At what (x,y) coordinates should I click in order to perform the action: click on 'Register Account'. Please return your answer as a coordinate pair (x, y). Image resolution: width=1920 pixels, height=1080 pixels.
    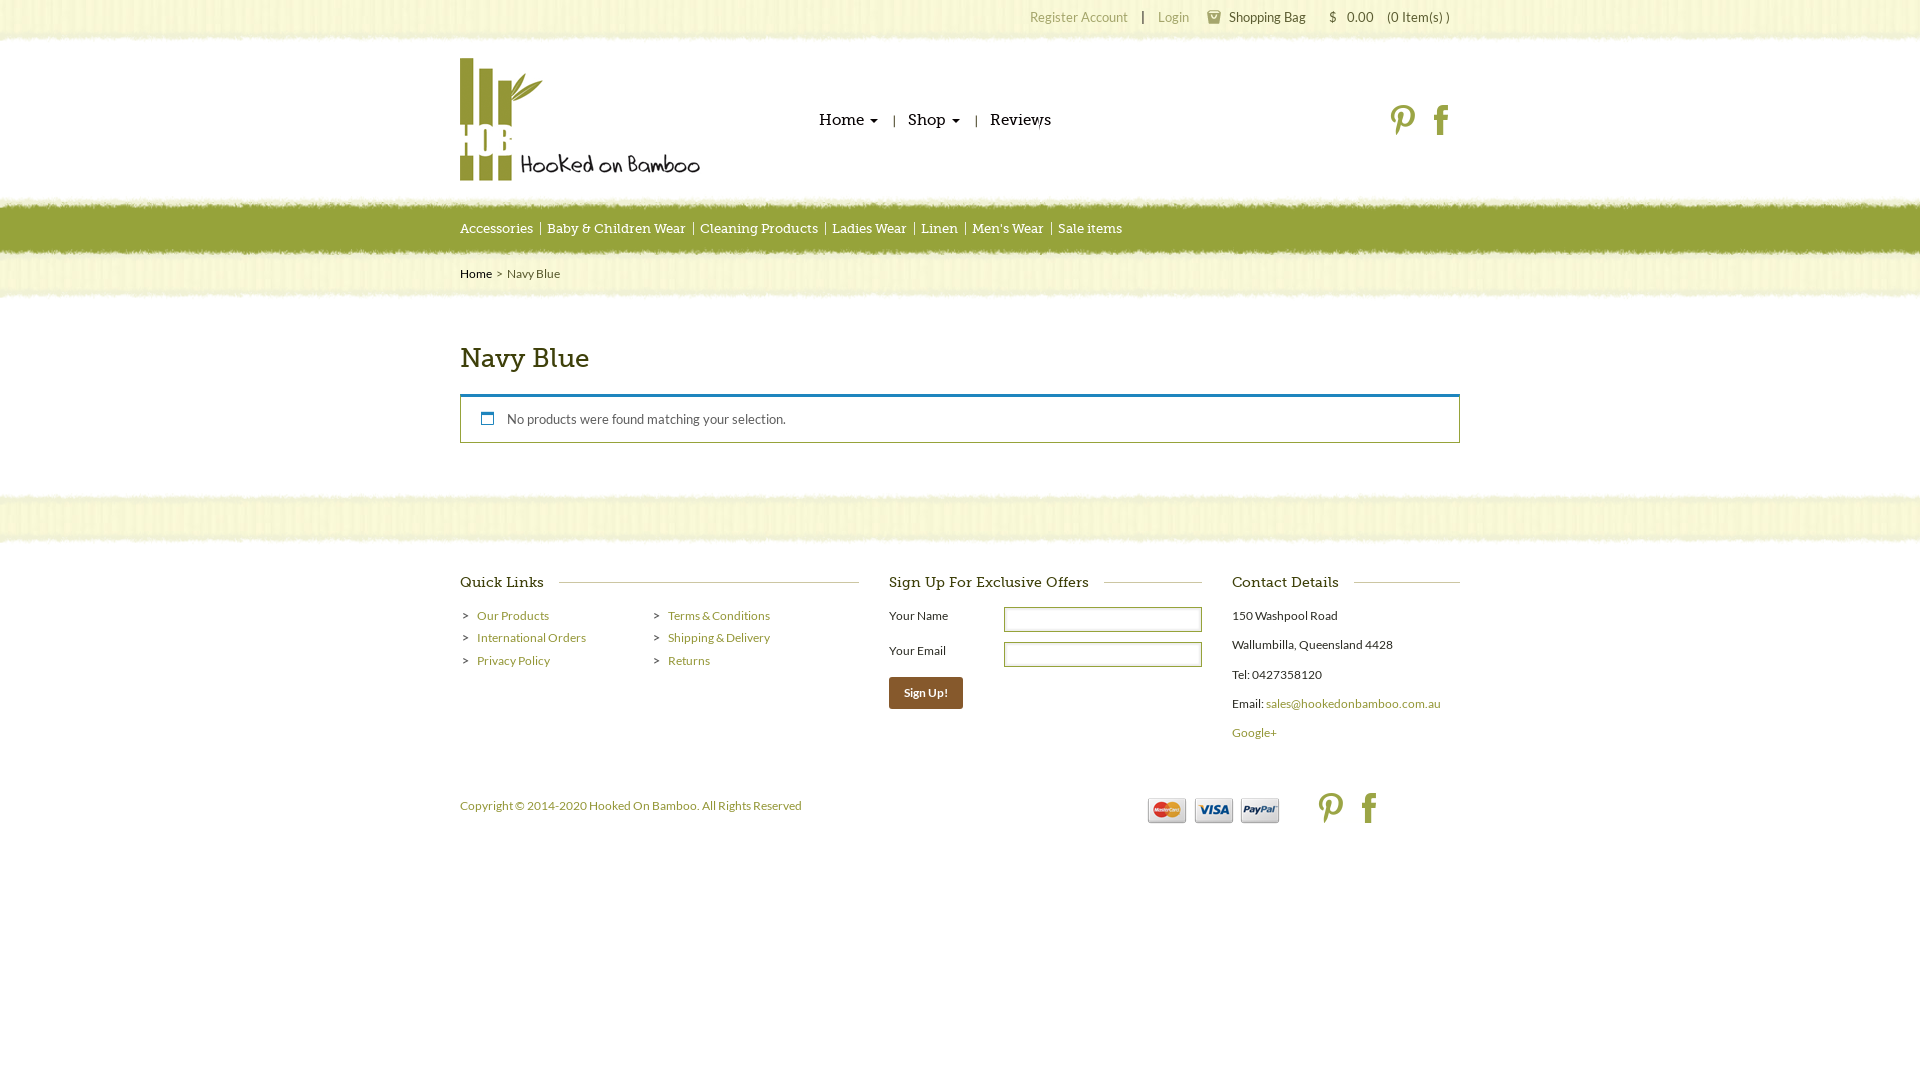
    Looking at the image, I should click on (1078, 16).